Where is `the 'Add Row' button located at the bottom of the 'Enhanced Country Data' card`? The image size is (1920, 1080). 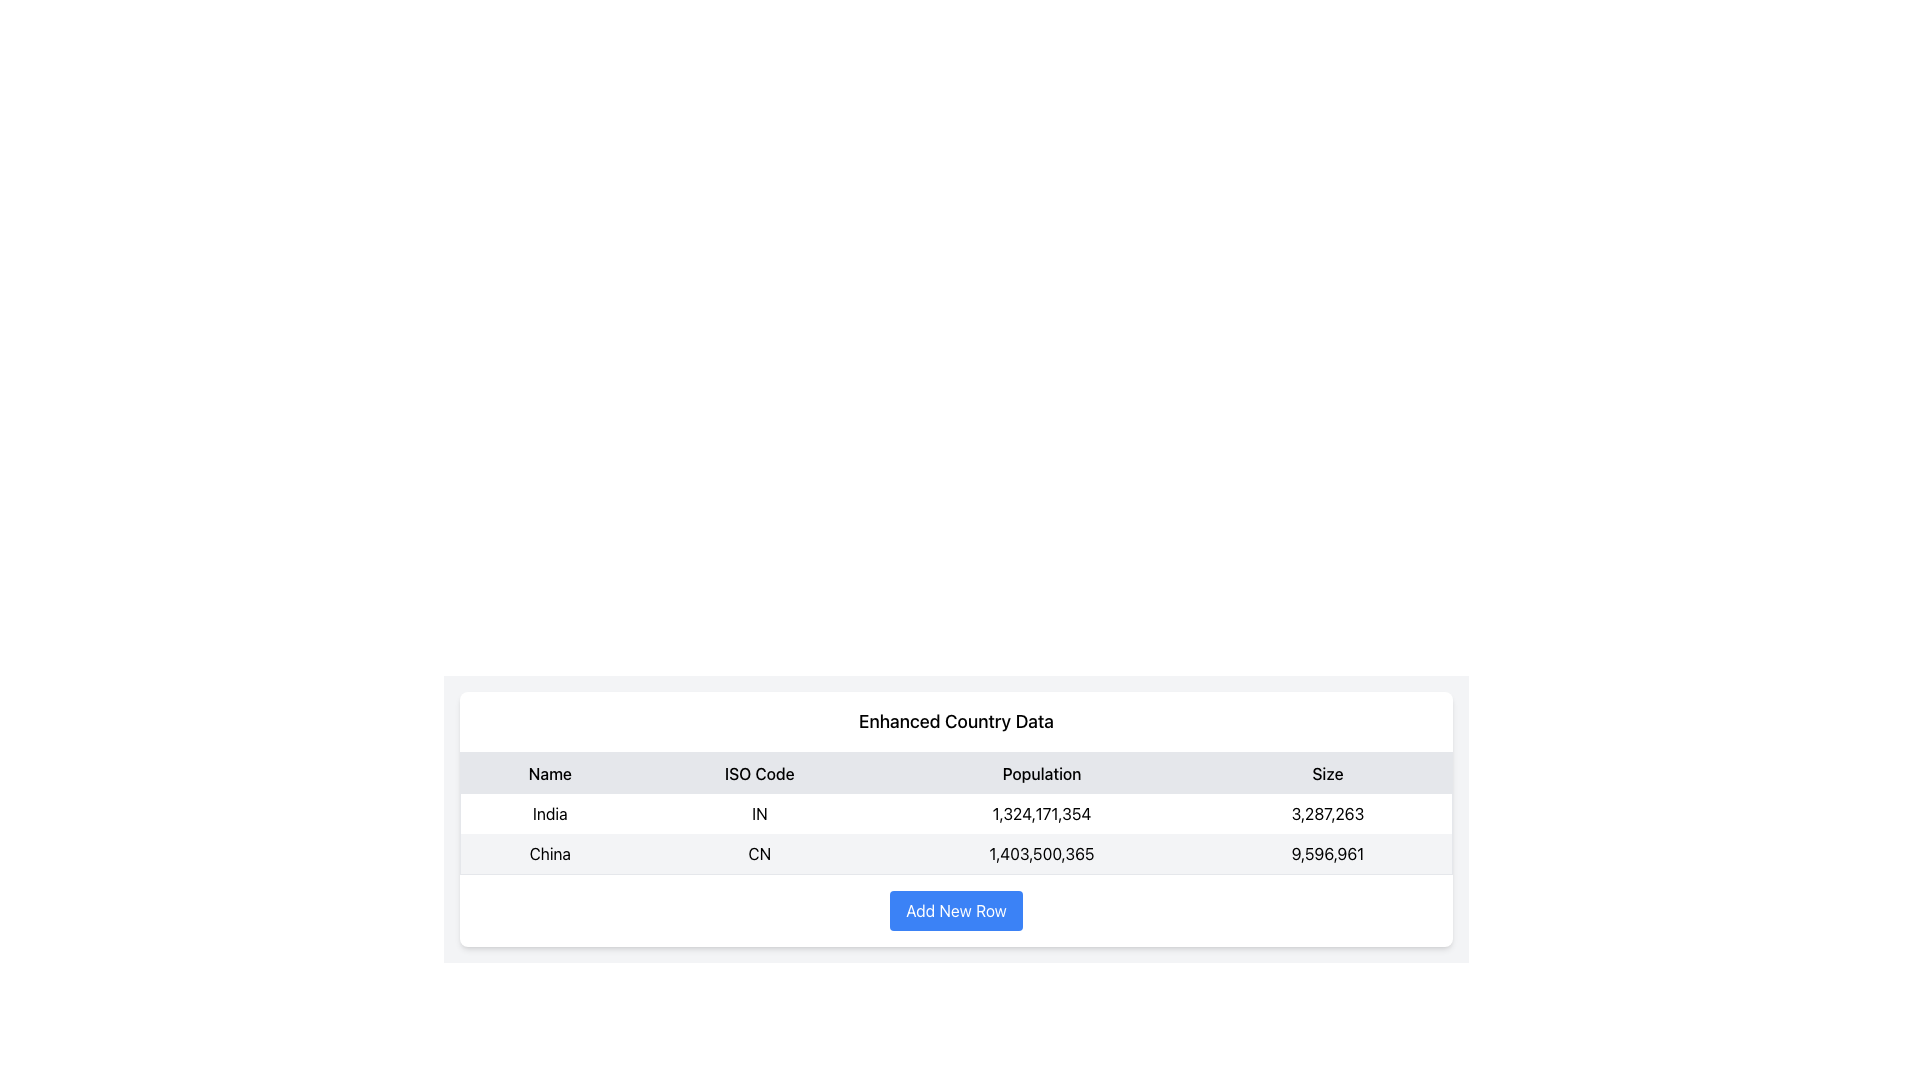 the 'Add Row' button located at the bottom of the 'Enhanced Country Data' card is located at coordinates (955, 910).